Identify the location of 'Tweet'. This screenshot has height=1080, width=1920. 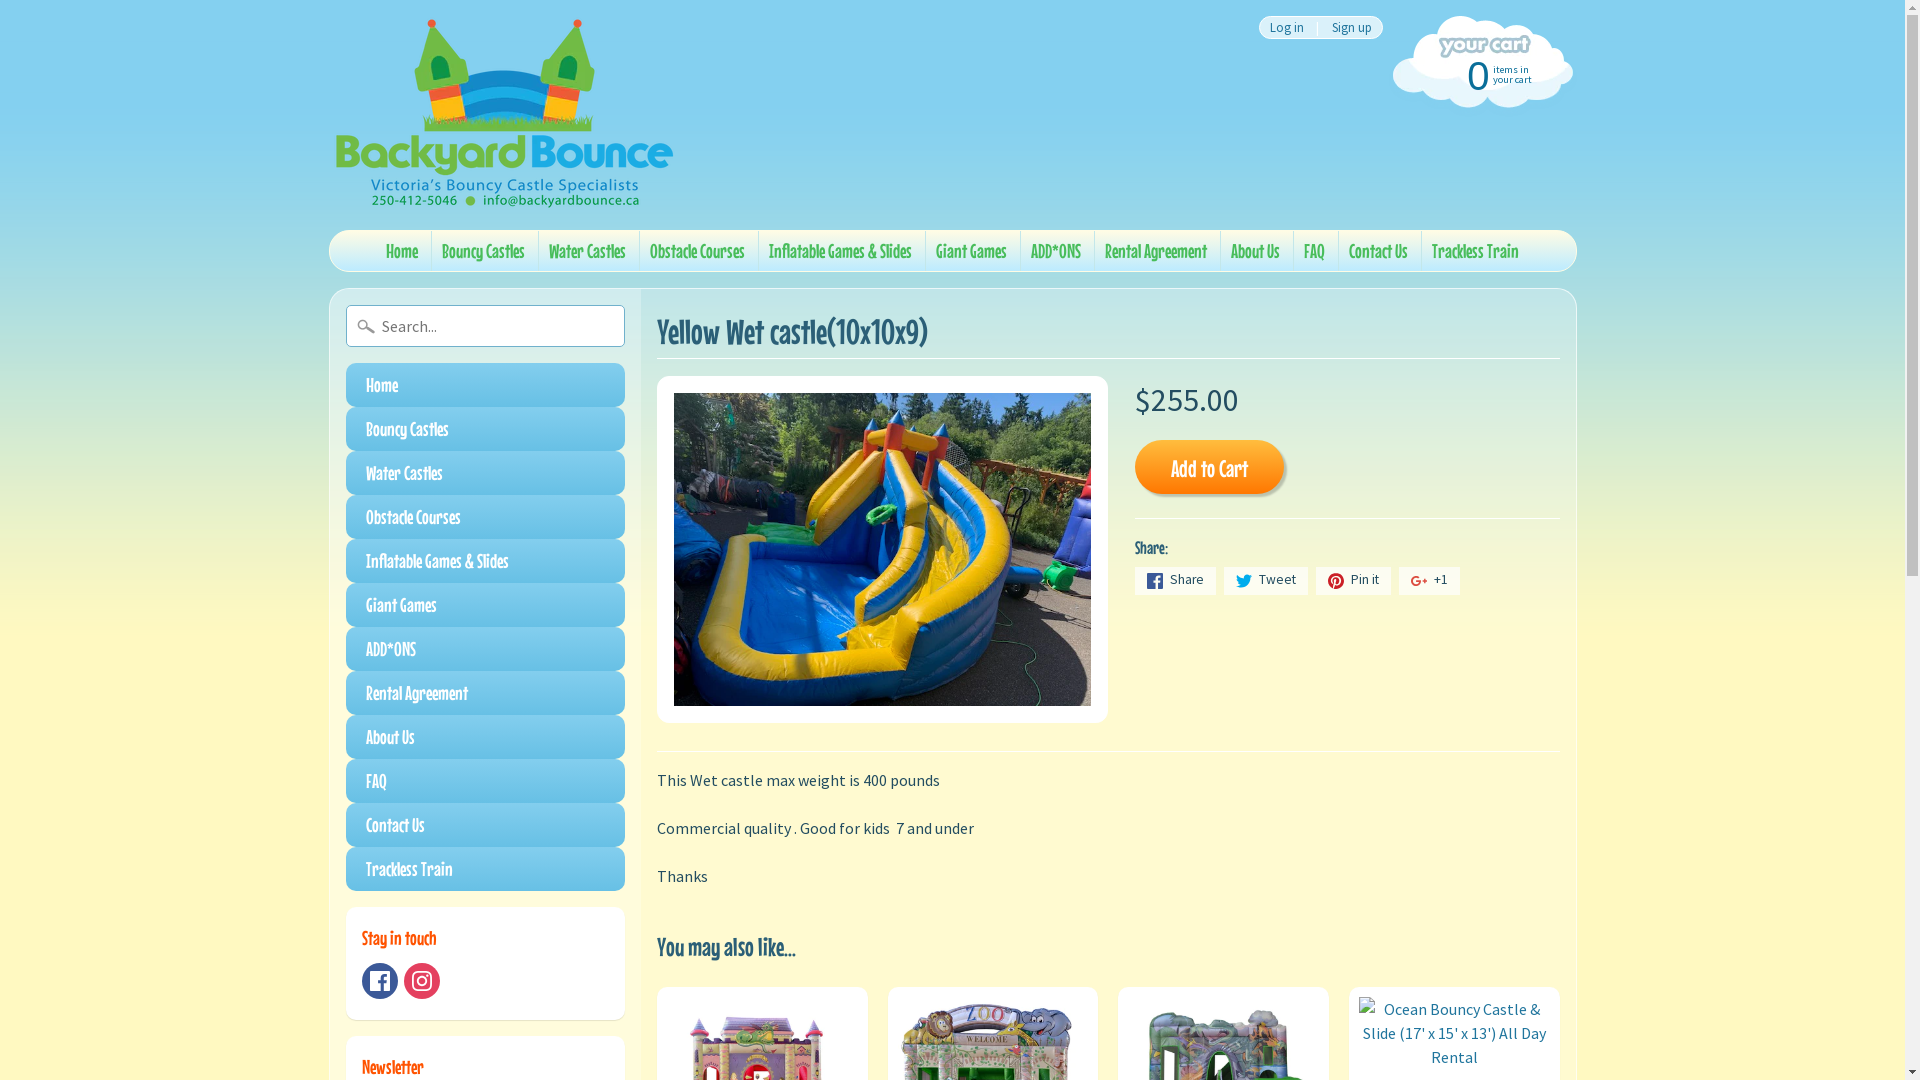
(1265, 581).